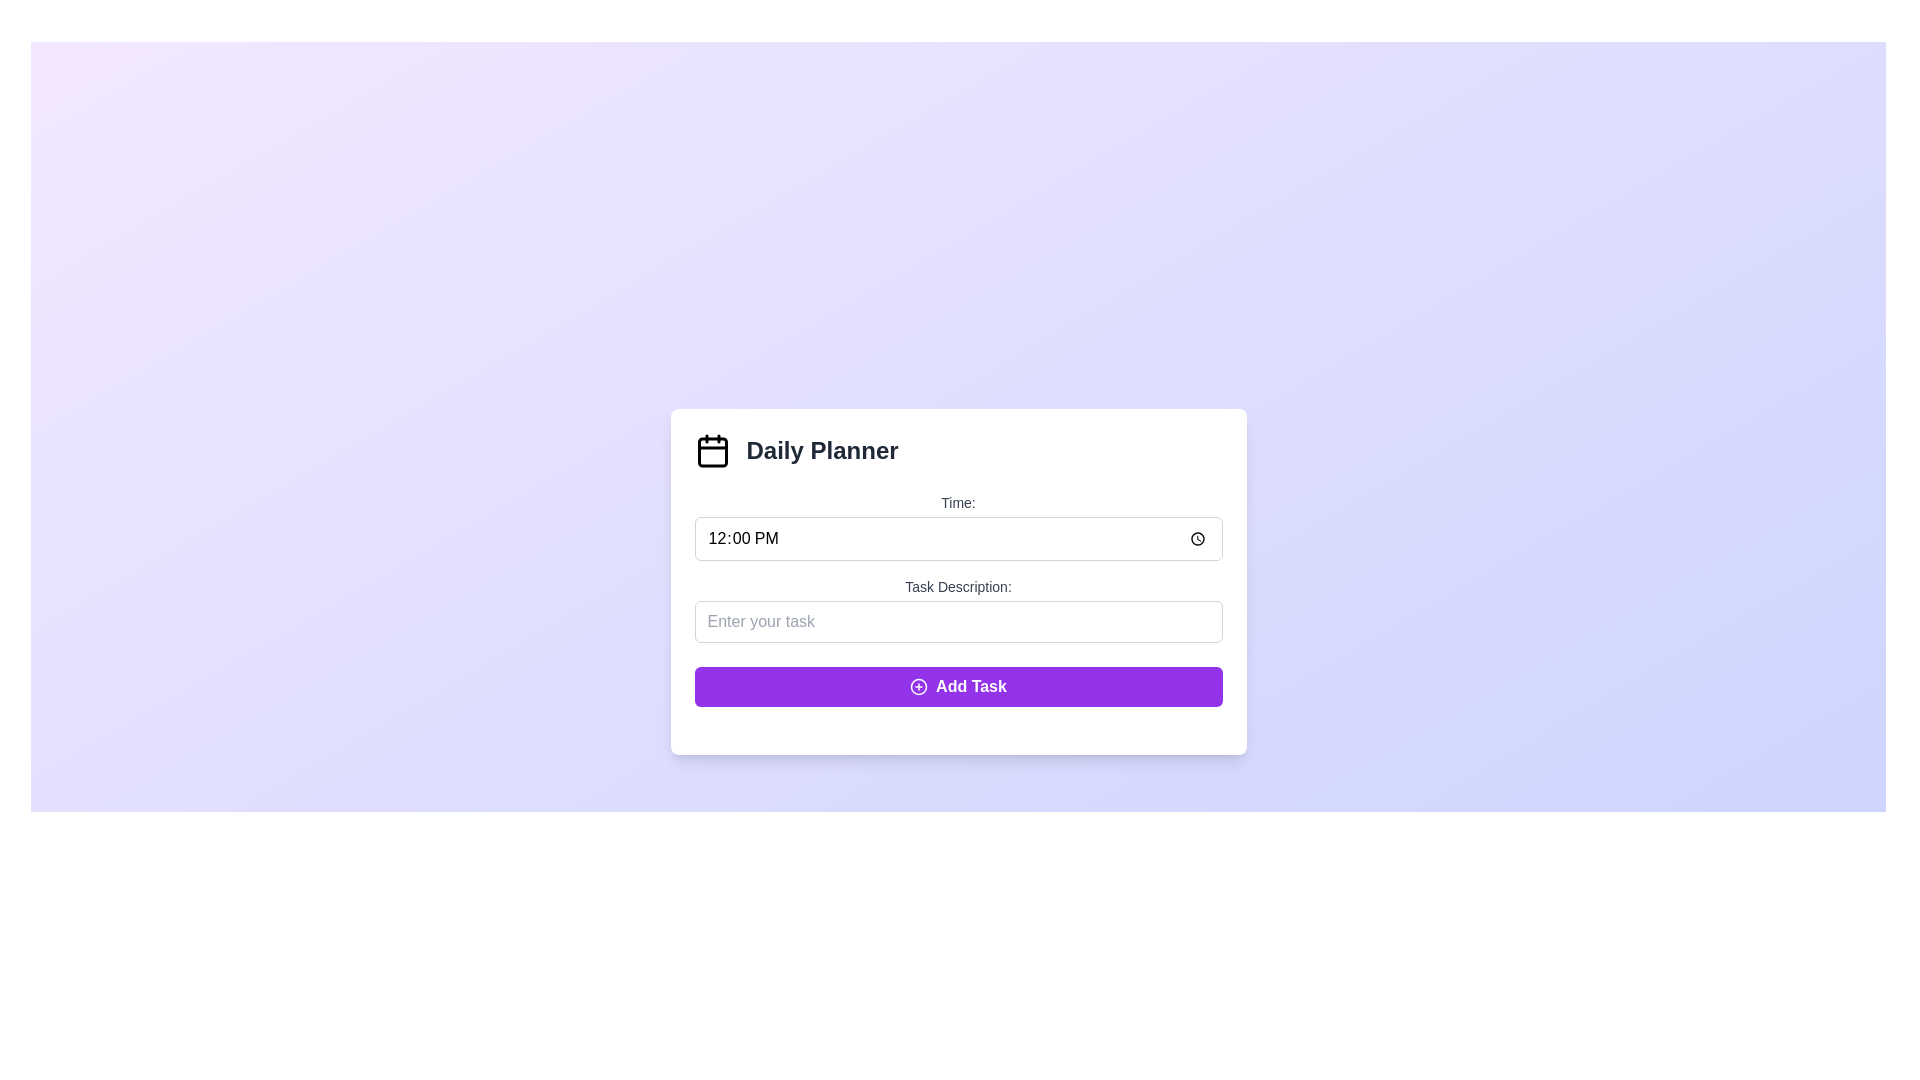 This screenshot has height=1080, width=1920. Describe the element at coordinates (918, 685) in the screenshot. I see `the 'Add Task' button, which is represented by an SVG Circle at the bottom-center of the interface` at that location.